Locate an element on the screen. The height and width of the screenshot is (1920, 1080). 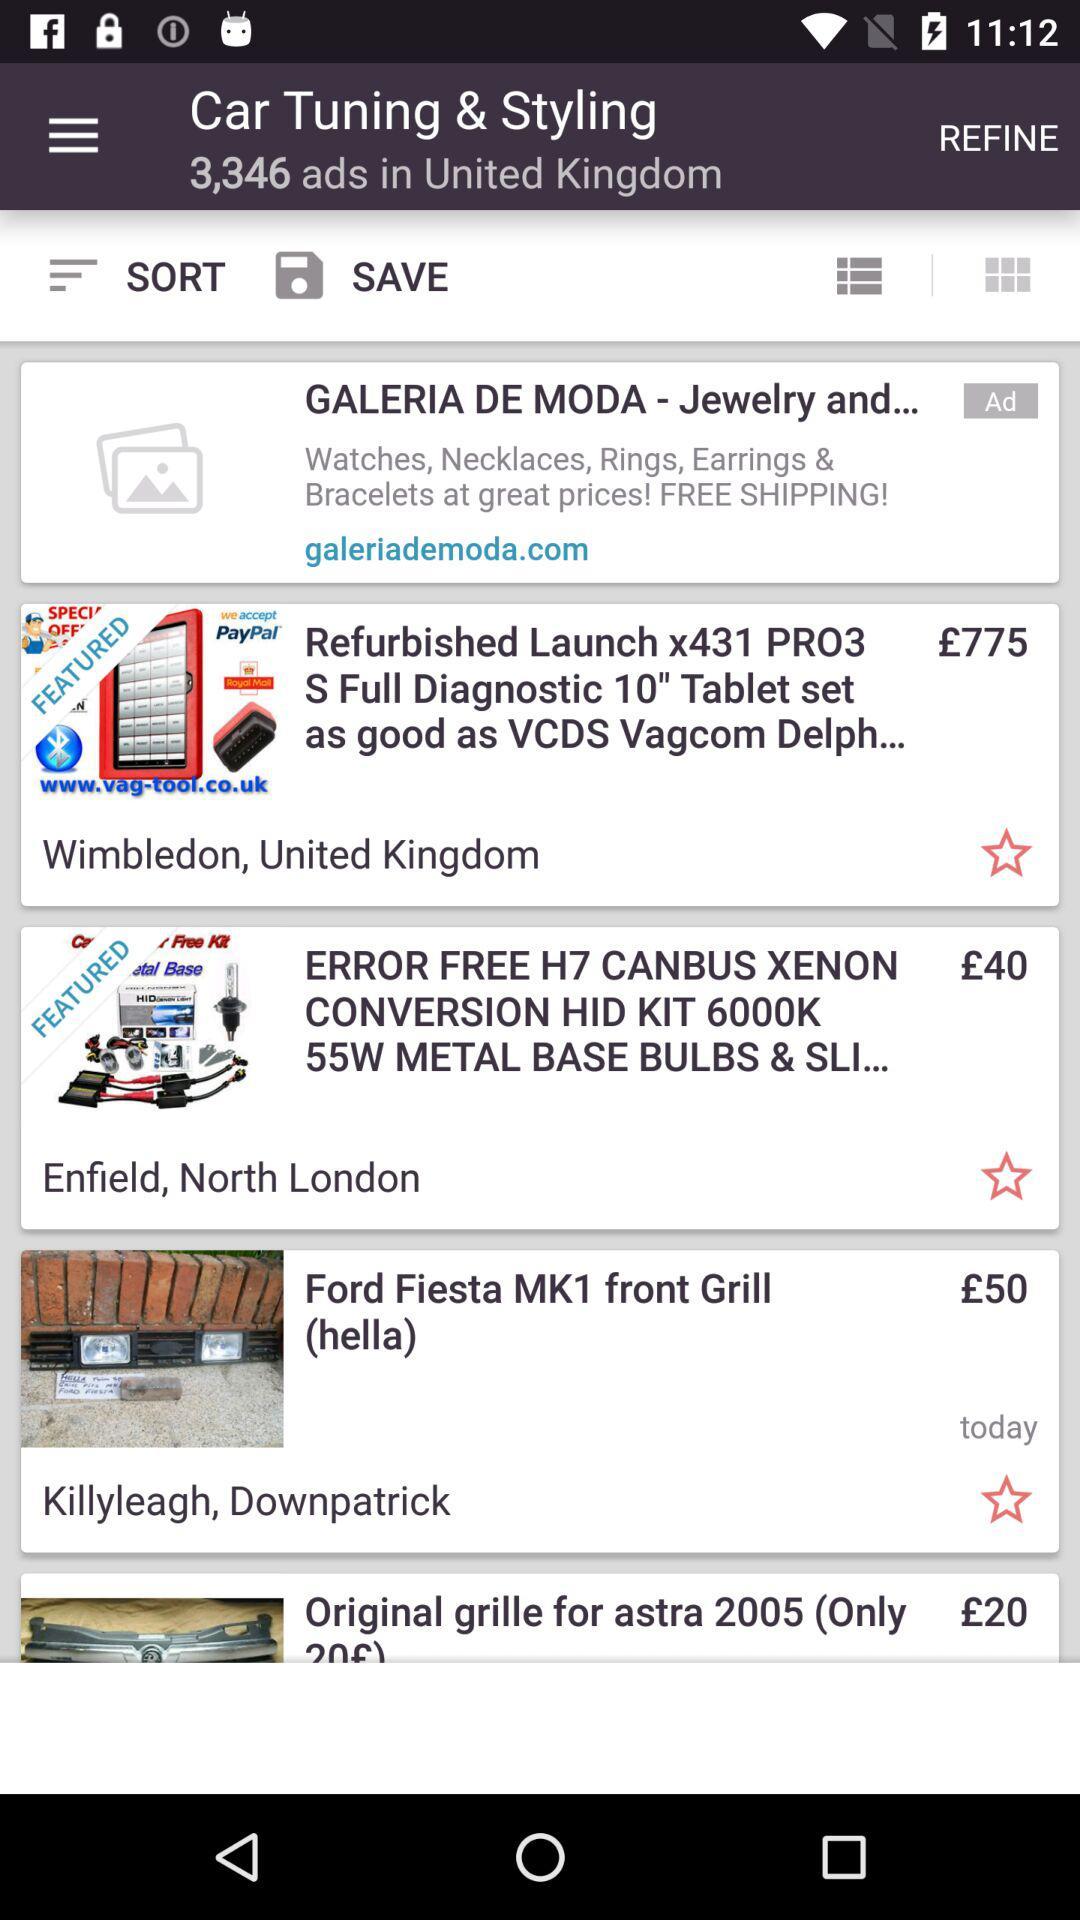
the star which is right to enfield north london is located at coordinates (1006, 1176).